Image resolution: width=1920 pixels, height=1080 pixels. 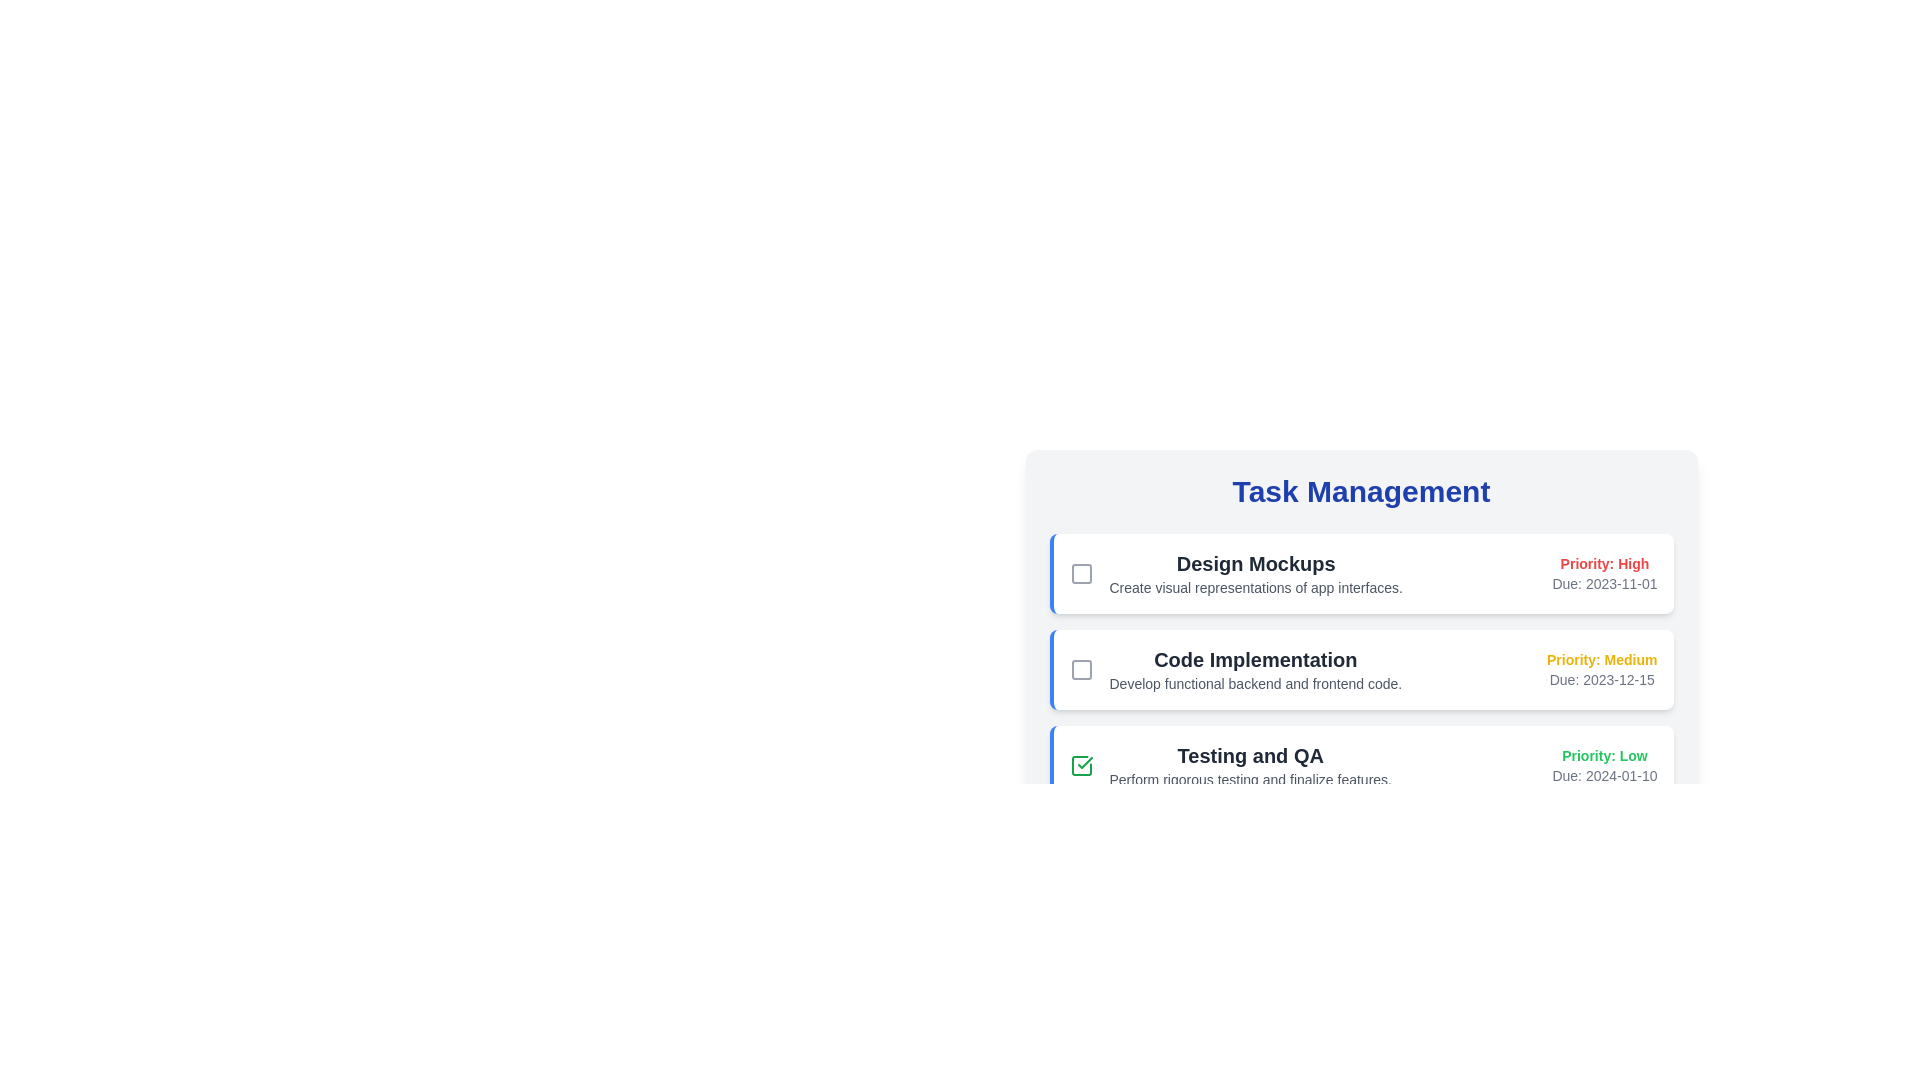 I want to click on the Text Label that serves as the title of the task card in the 'Task Management' section, located above the descriptive text and aligned to the left edge, so click(x=1255, y=563).